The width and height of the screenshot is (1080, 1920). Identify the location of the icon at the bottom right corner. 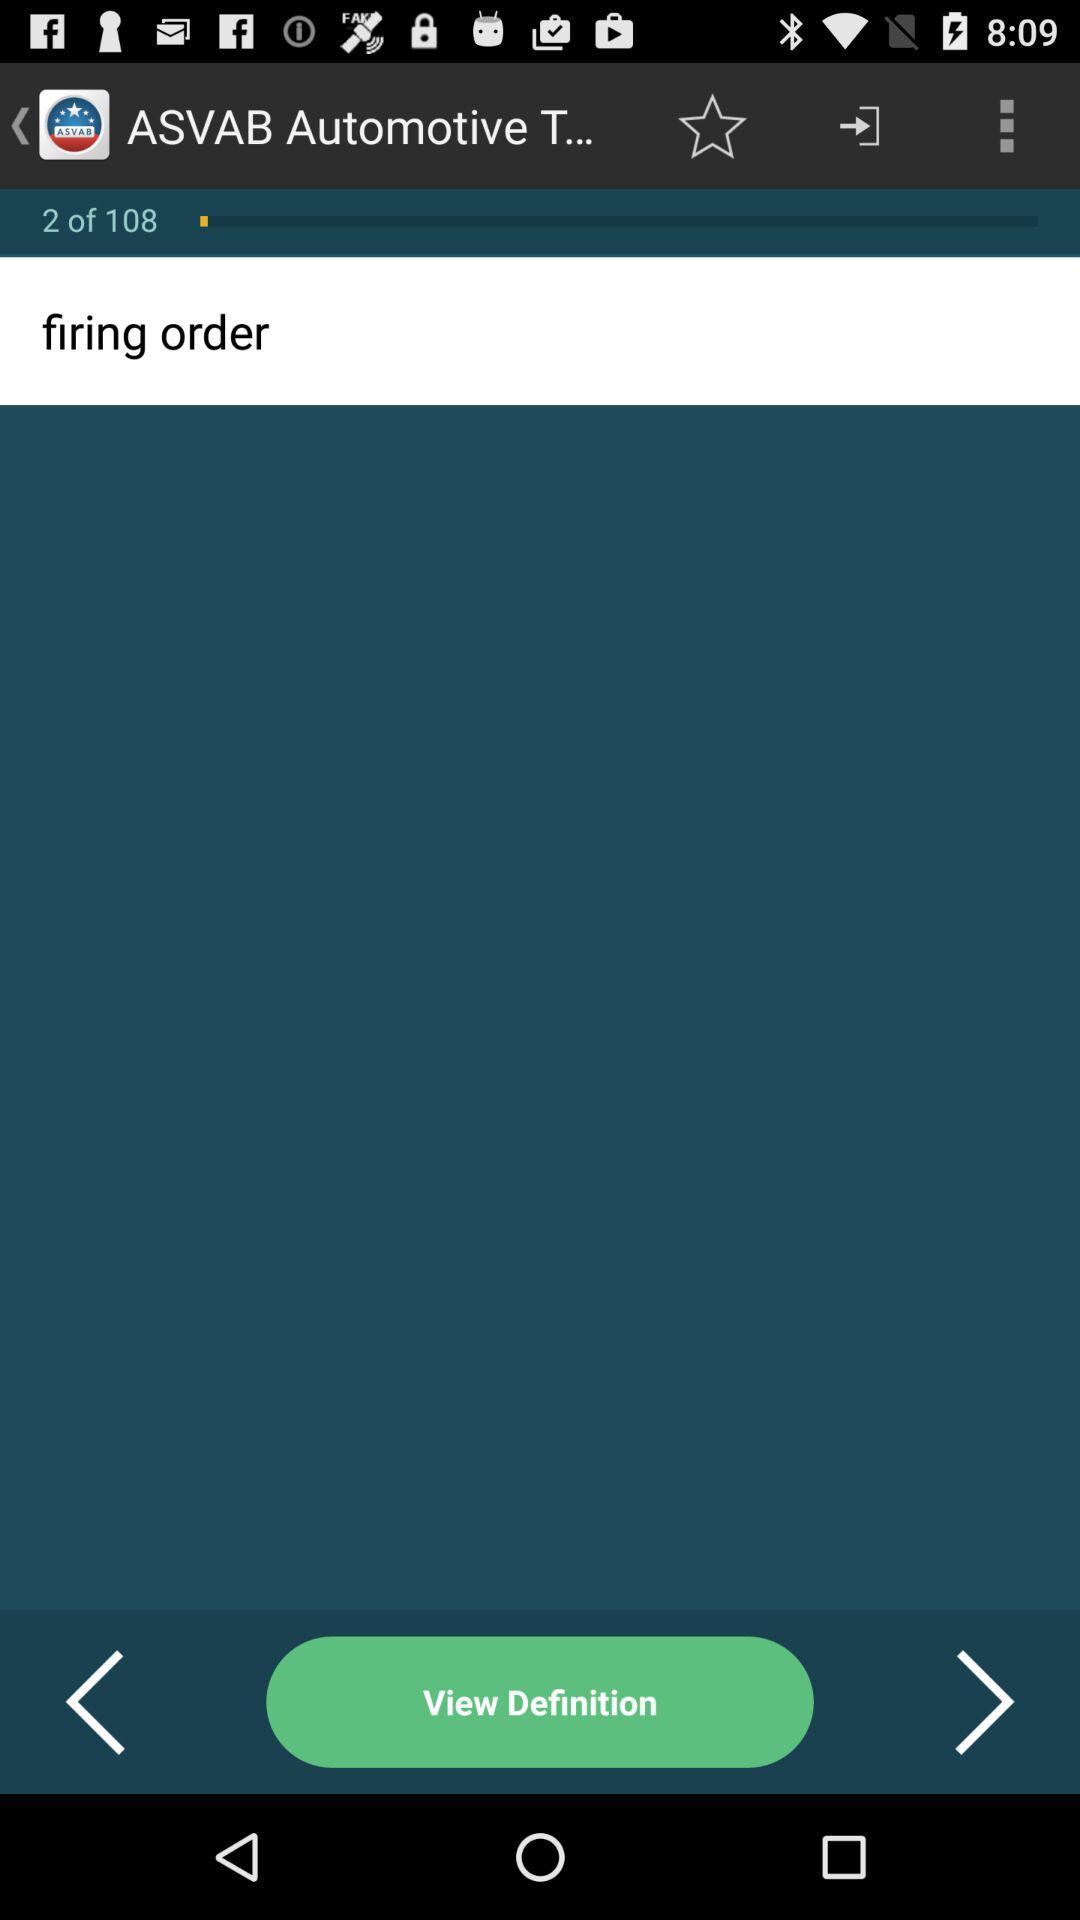
(959, 1701).